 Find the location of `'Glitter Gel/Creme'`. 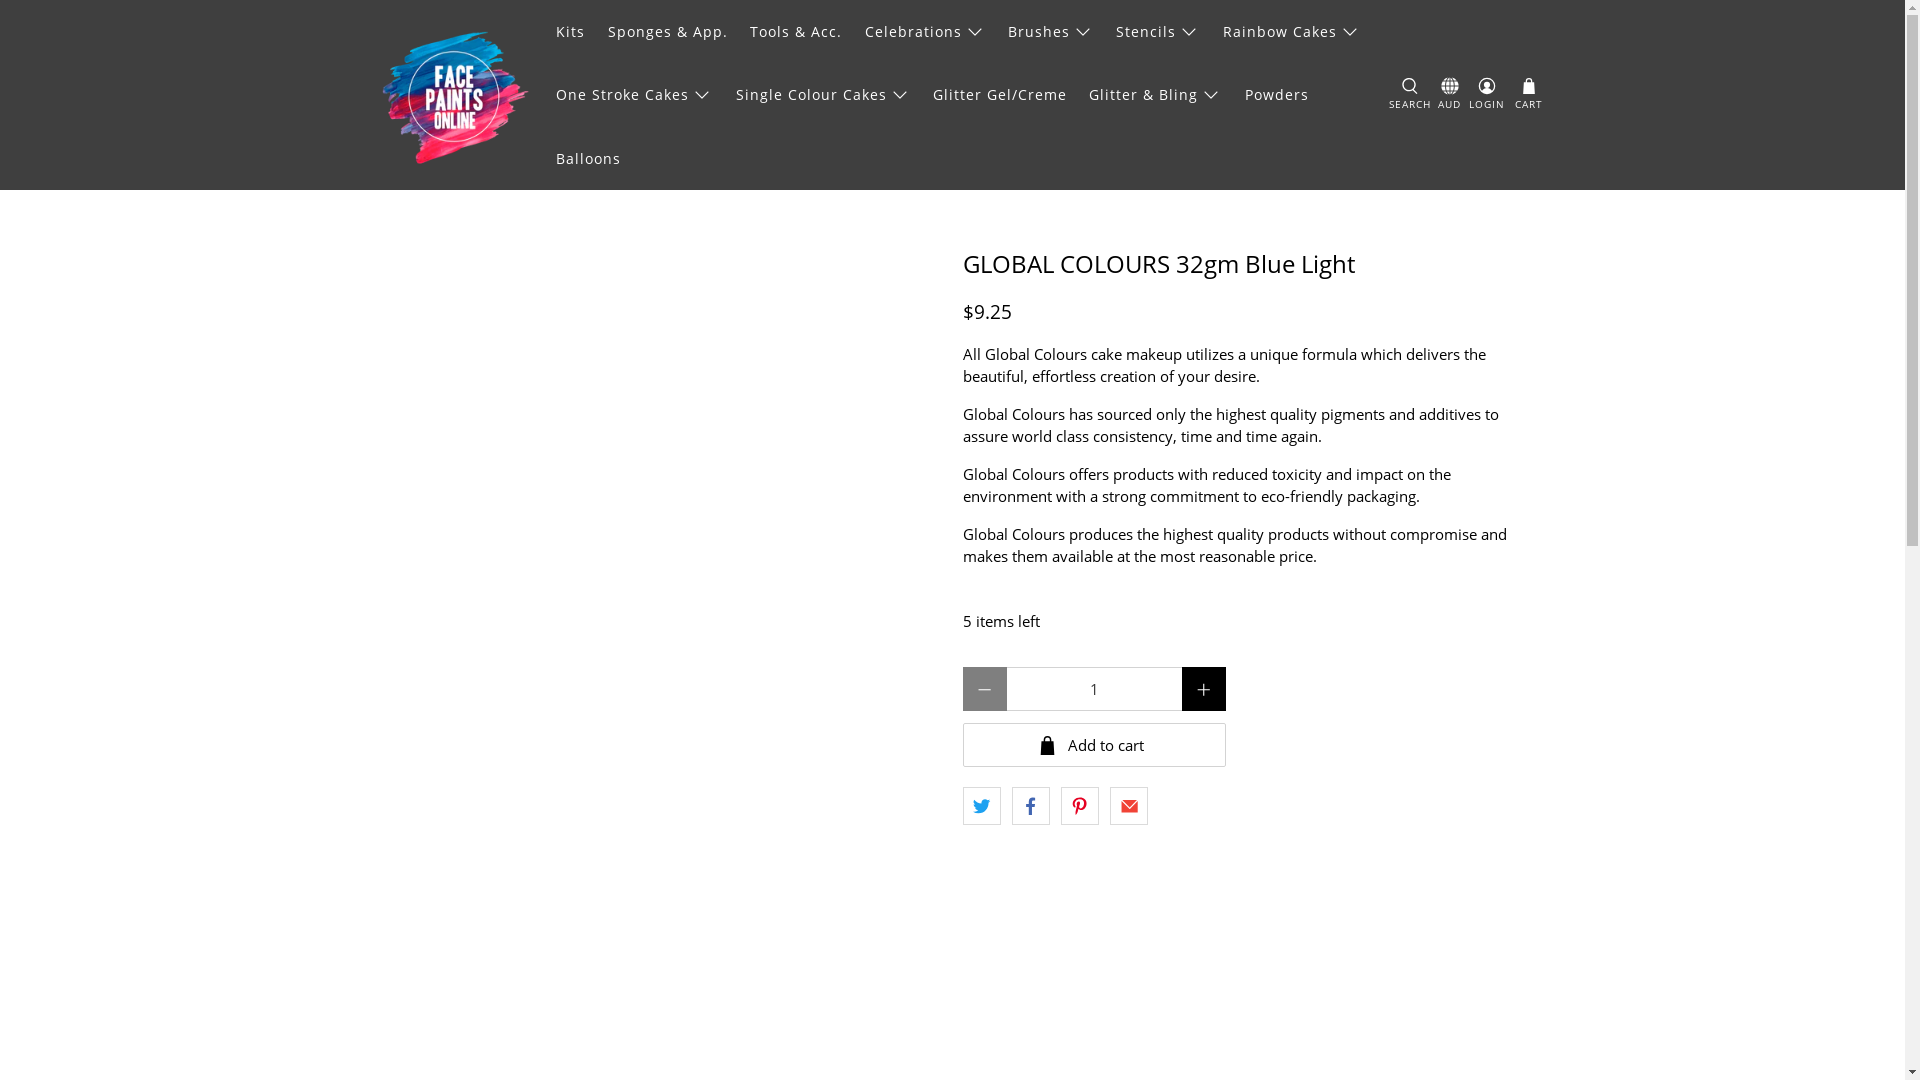

'Glitter Gel/Creme' is located at coordinates (1000, 94).